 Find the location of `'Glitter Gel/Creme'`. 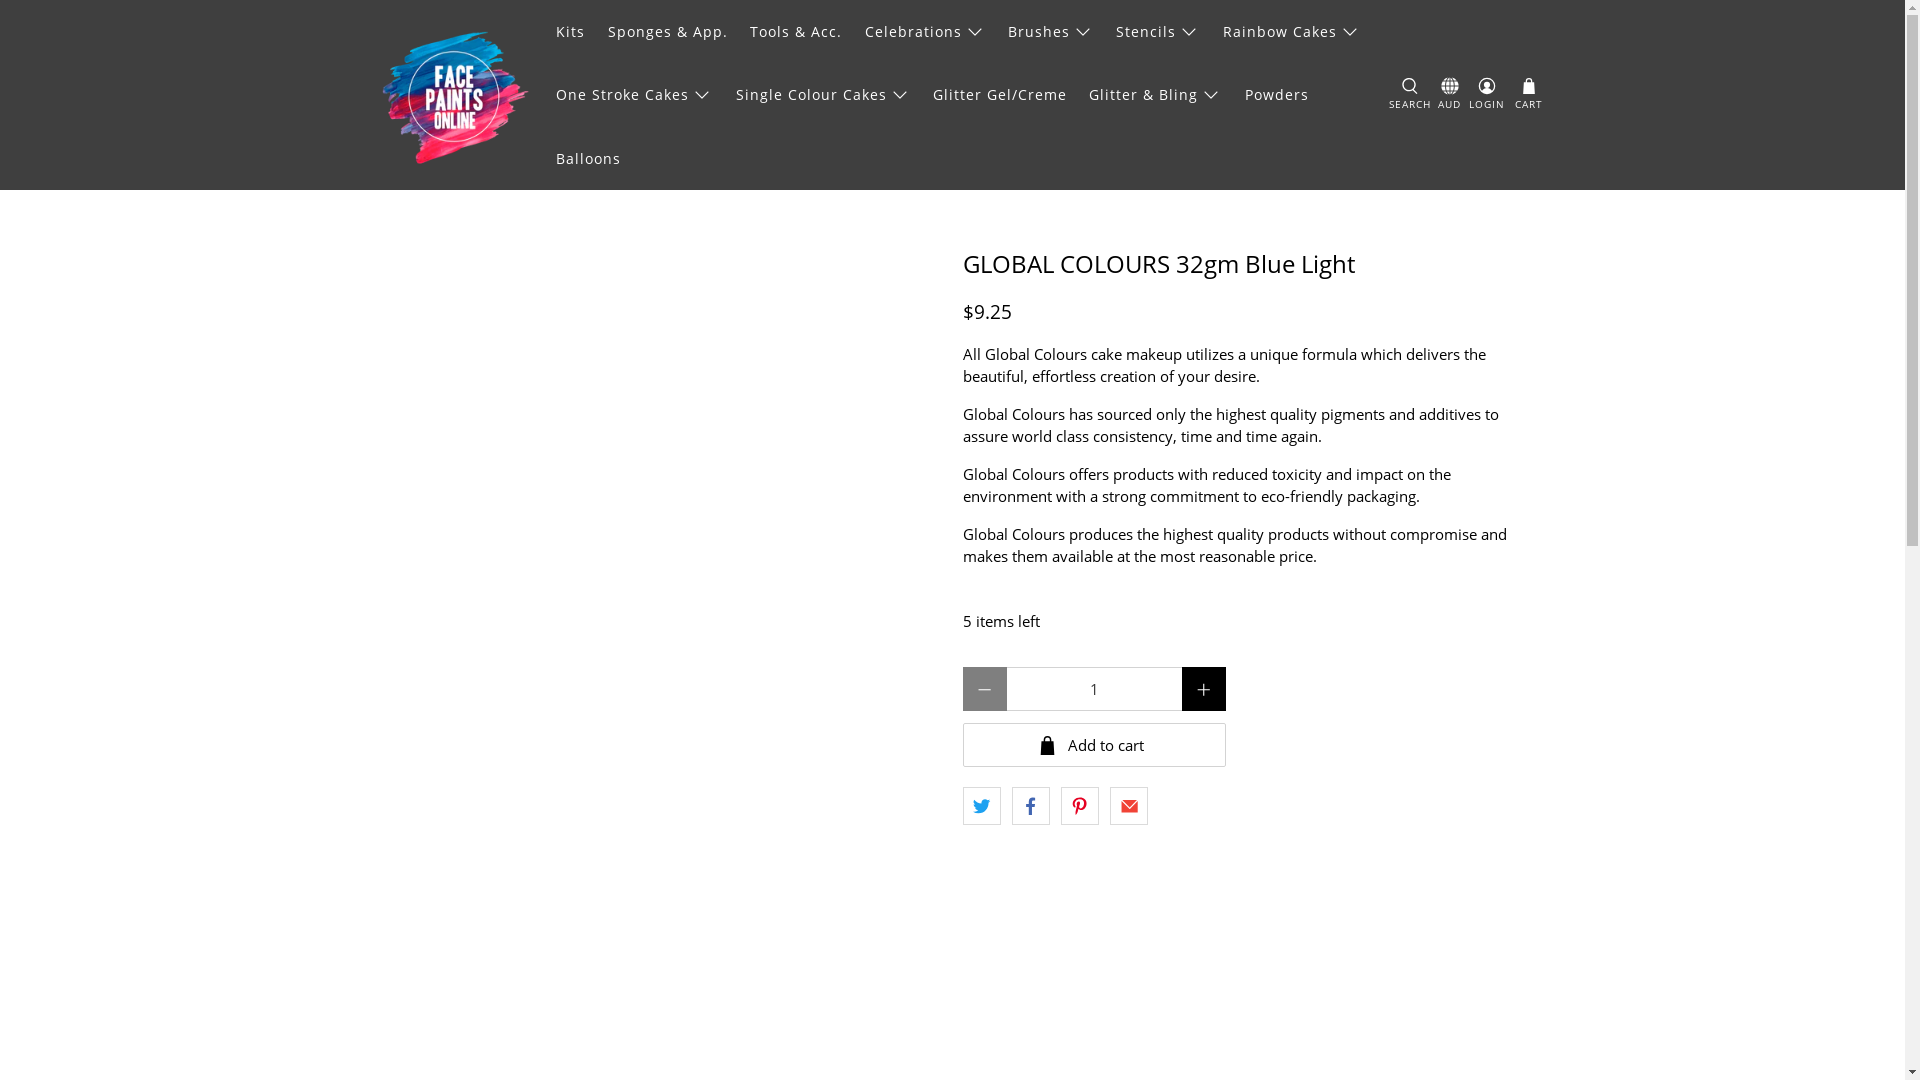

'Glitter Gel/Creme' is located at coordinates (1000, 94).